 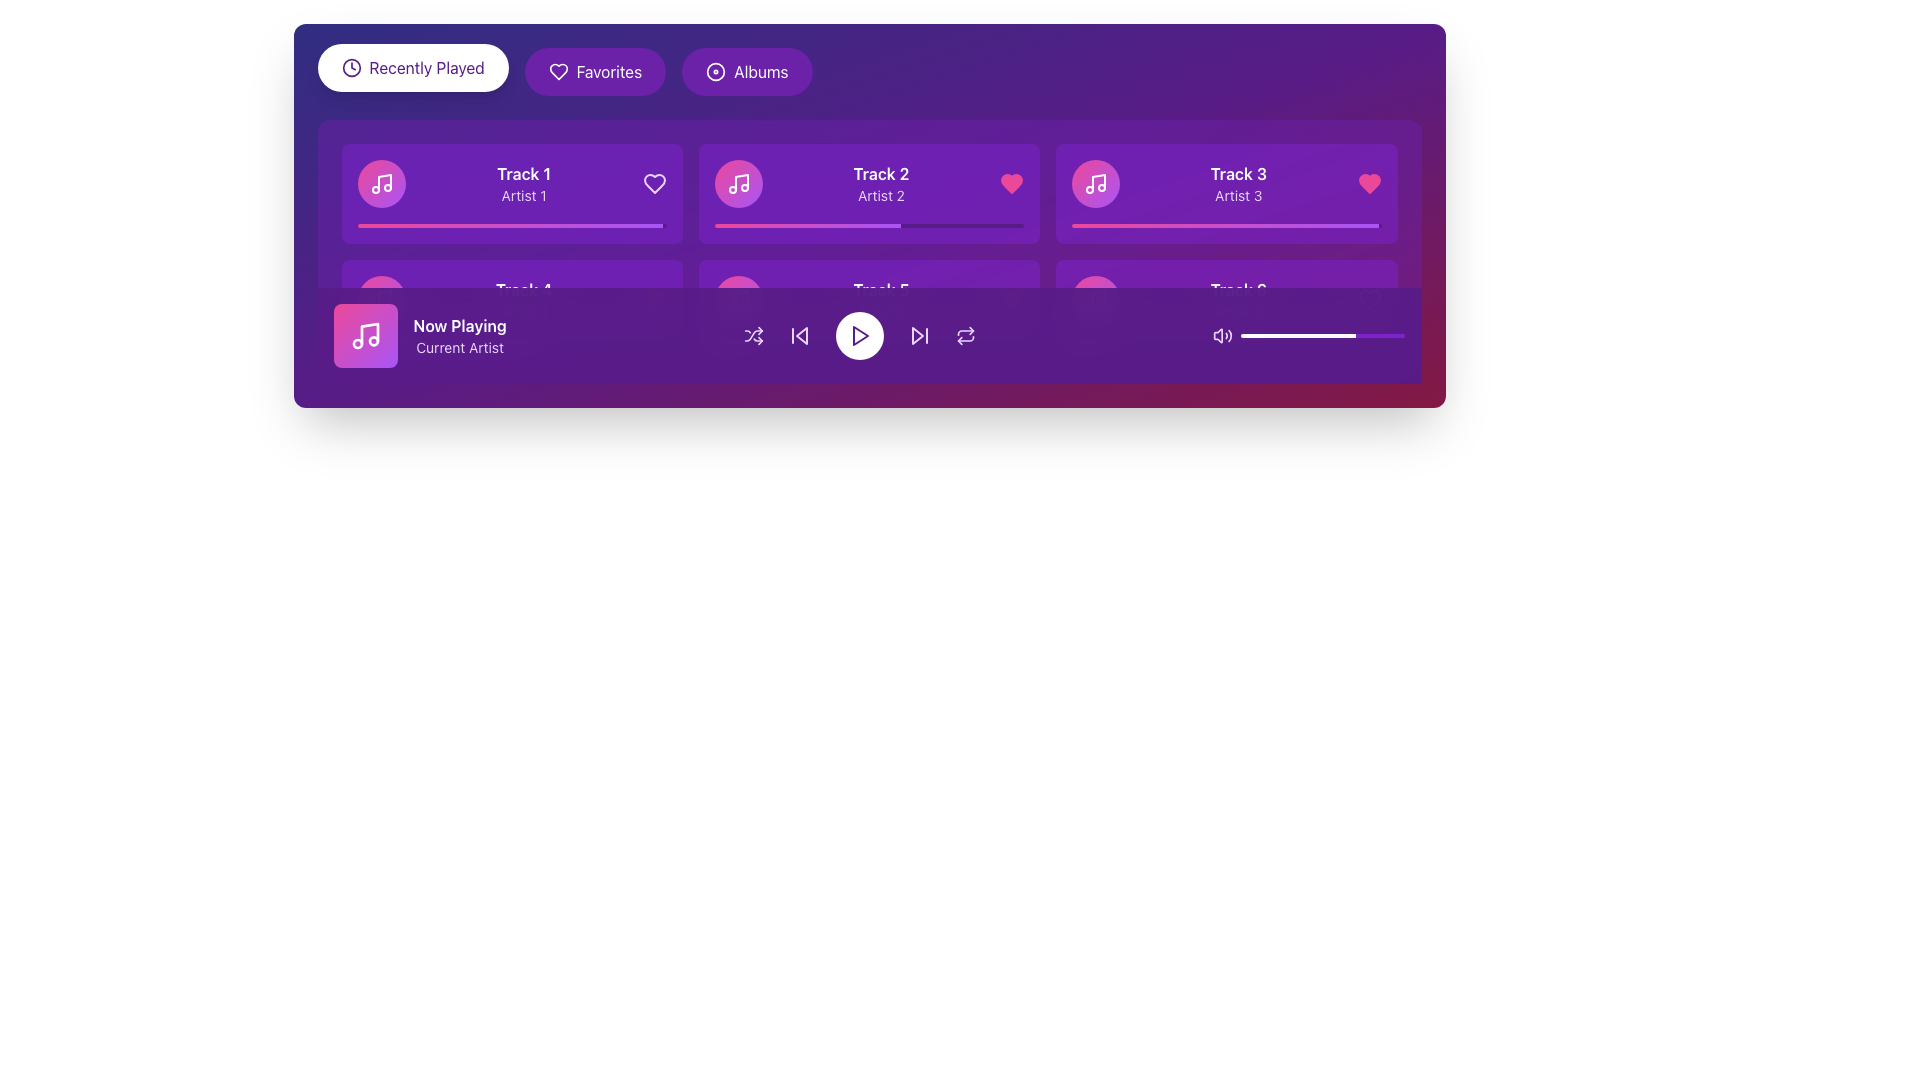 What do you see at coordinates (861, 334) in the screenshot?
I see `the triangular 'Play' icon located within the central circular media control button at the bottom of the interface to initiate media playback` at bounding box center [861, 334].